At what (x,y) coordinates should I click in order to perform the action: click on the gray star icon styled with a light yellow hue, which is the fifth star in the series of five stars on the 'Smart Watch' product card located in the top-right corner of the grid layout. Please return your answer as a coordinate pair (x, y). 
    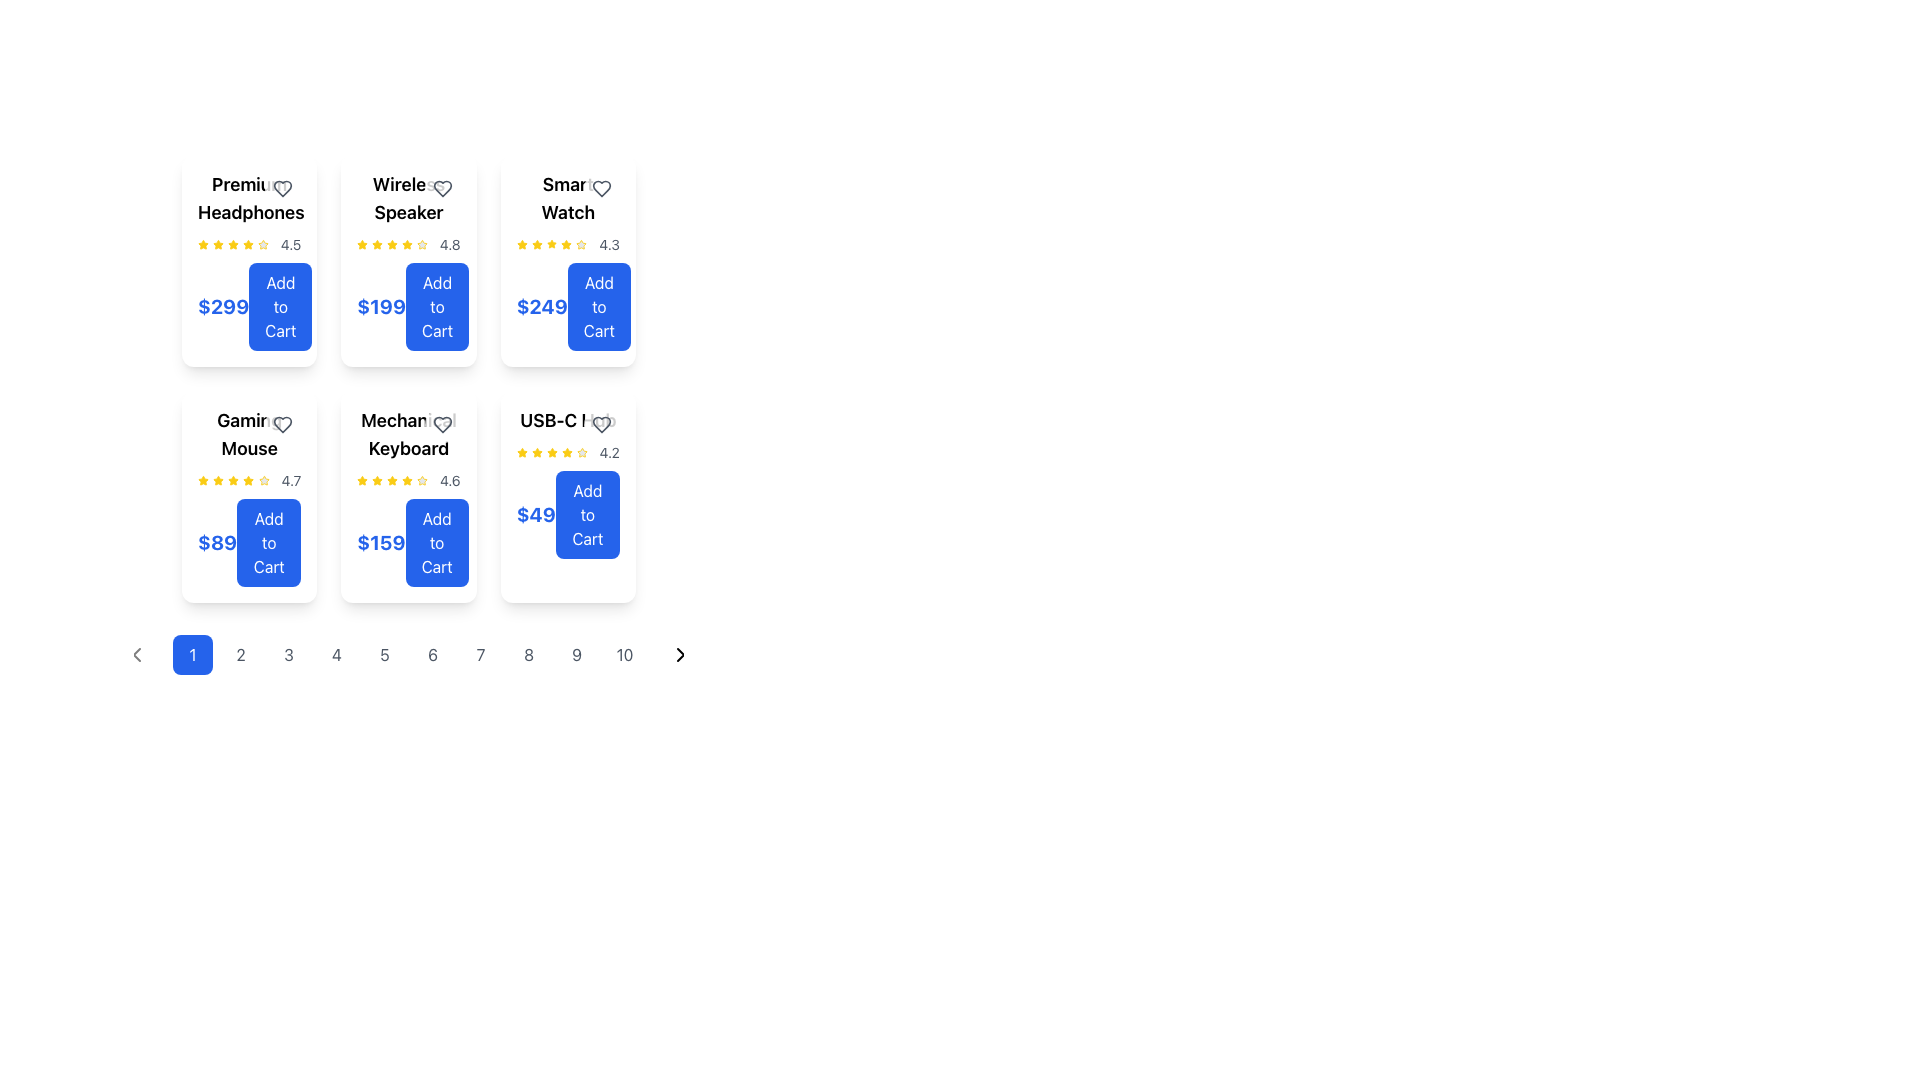
    Looking at the image, I should click on (580, 244).